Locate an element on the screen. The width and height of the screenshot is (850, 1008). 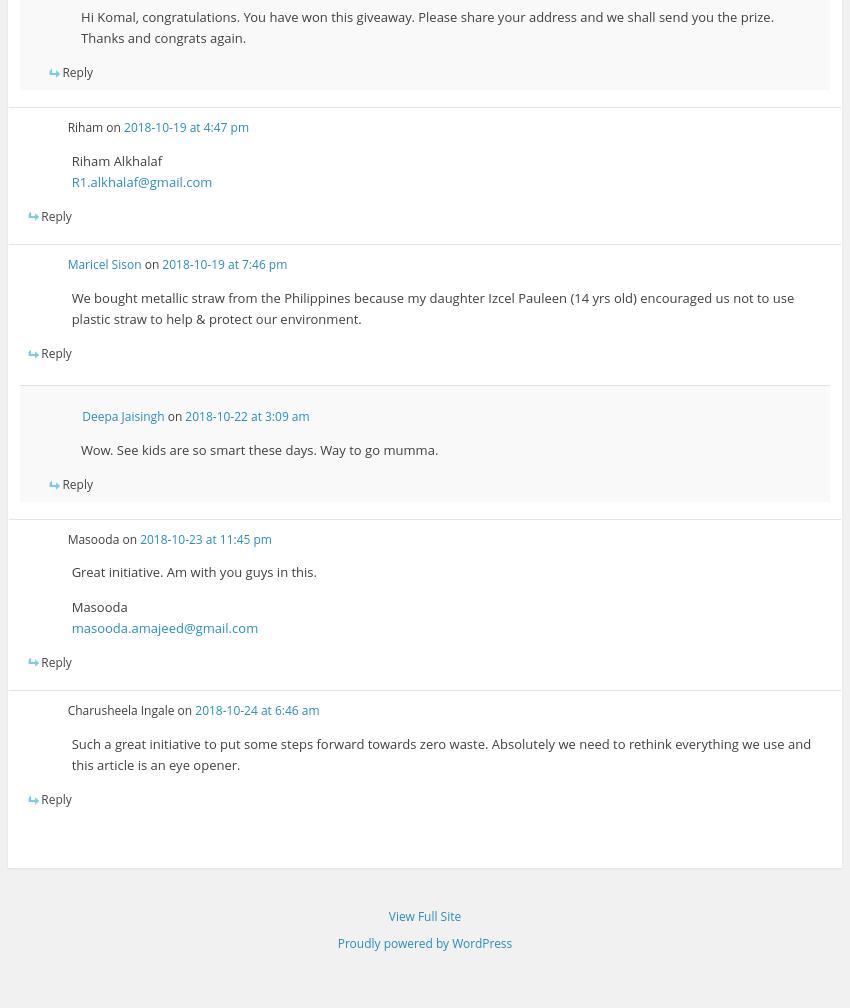
'Riham Alkhalaf' is located at coordinates (115, 159).